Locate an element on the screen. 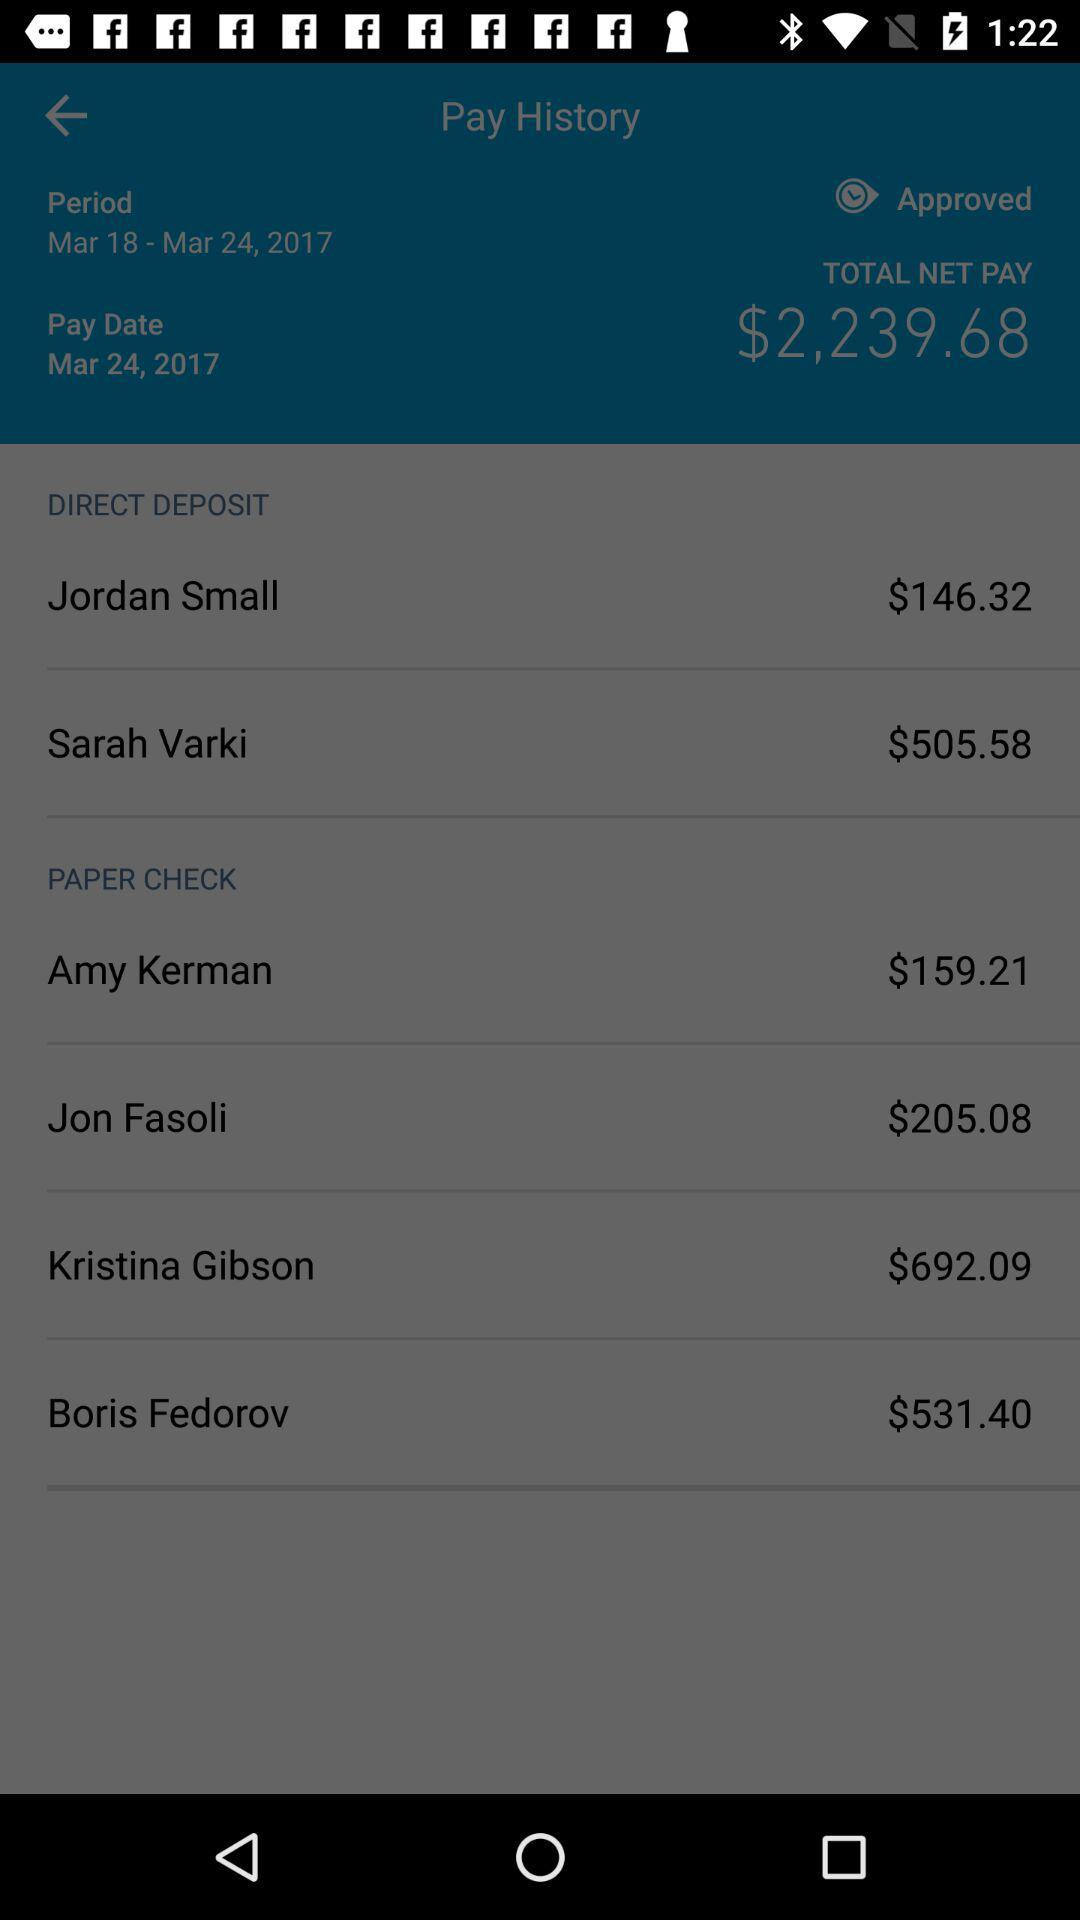 The width and height of the screenshot is (1080, 1920). the icon above kristina gibson icon is located at coordinates (293, 1115).